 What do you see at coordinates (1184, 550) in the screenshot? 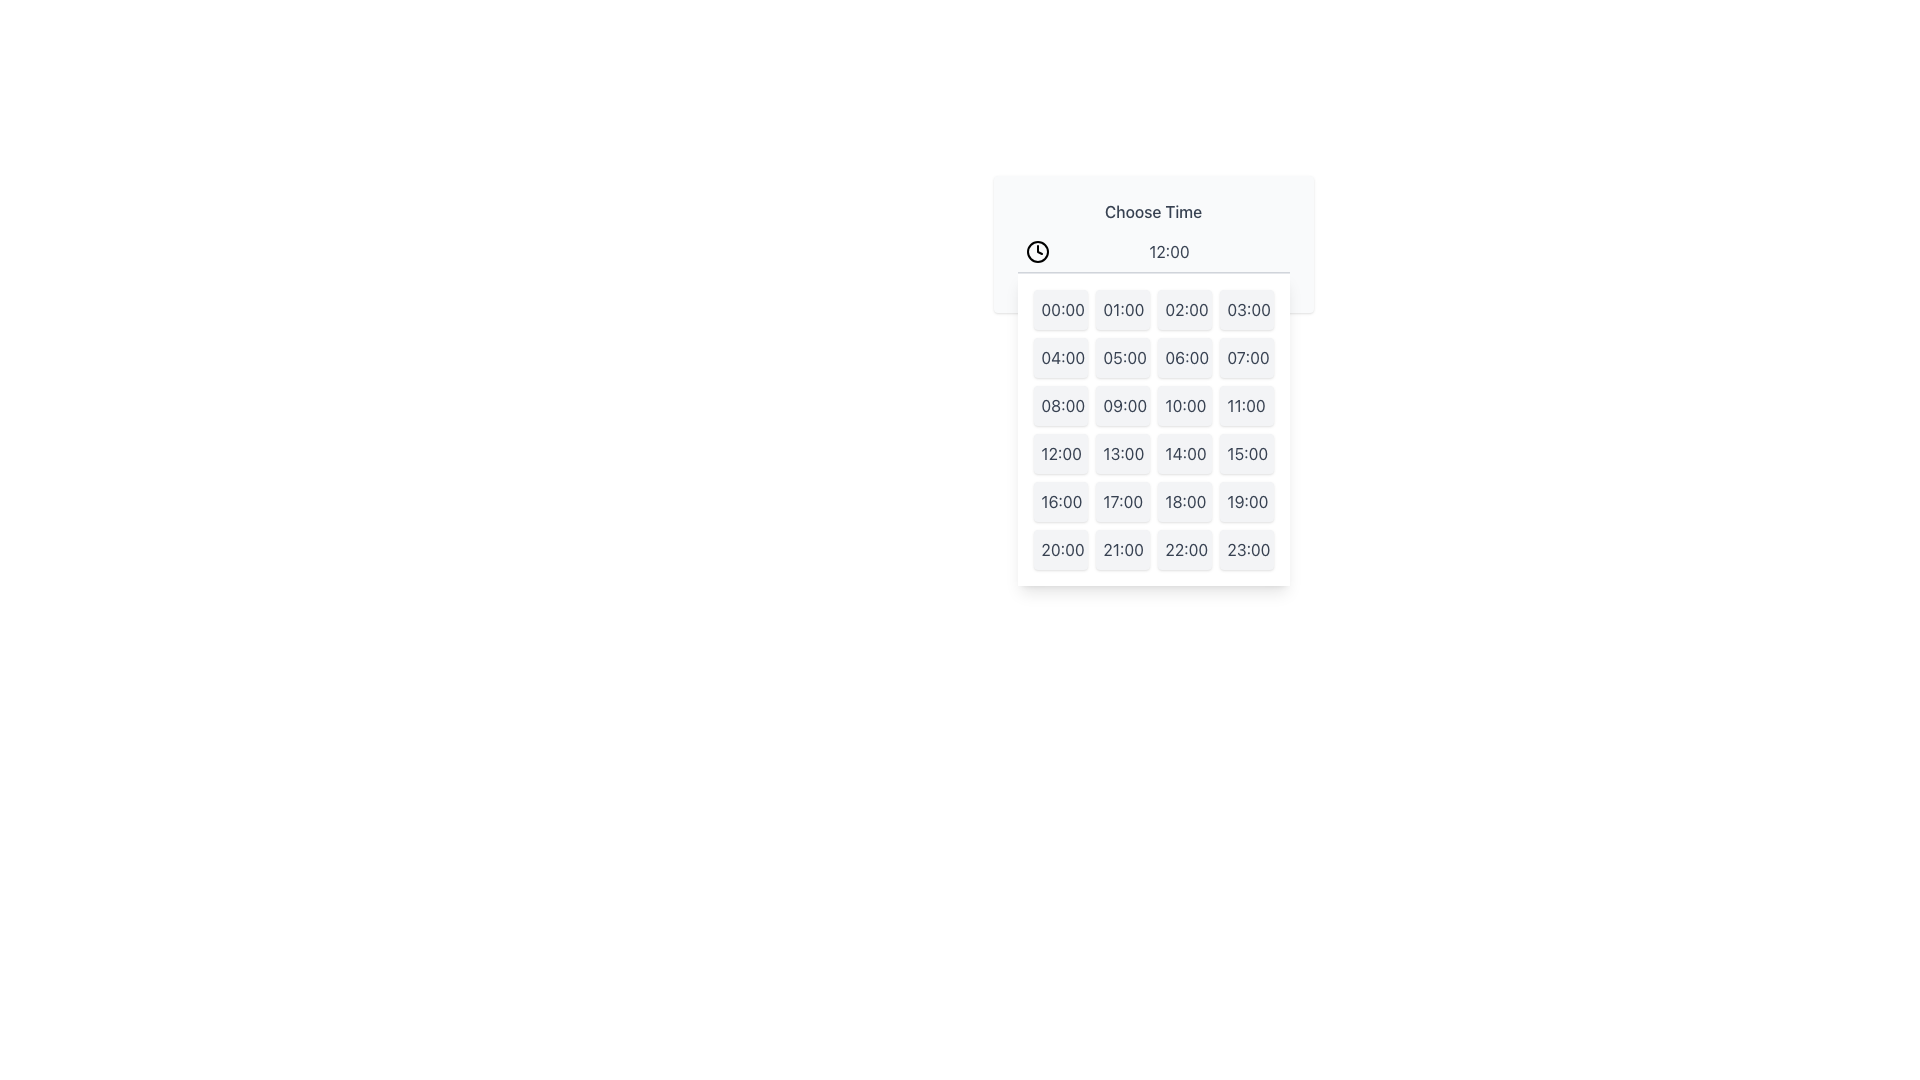
I see `the selectable time option button for '22:00' located in the bottom right of the time options grid` at bounding box center [1184, 550].